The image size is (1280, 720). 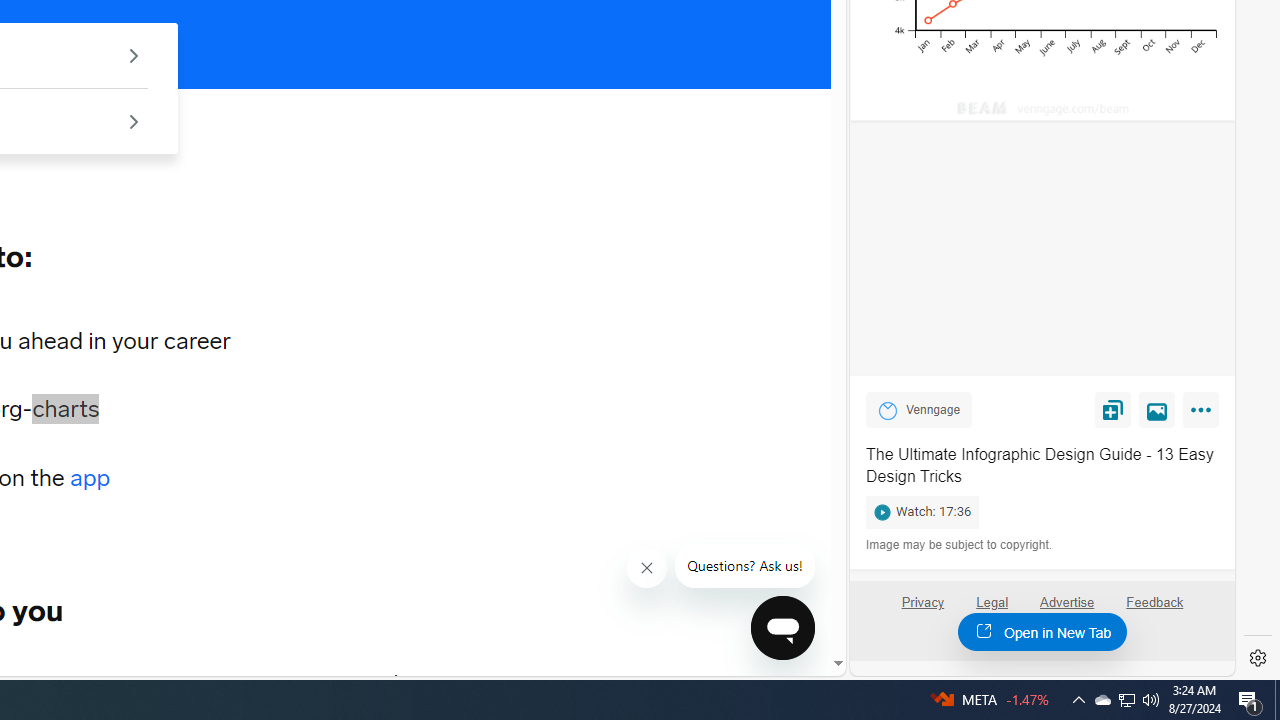 I want to click on 'Class: sc-1k07fow-1 cbnSms', so click(x=781, y=626).